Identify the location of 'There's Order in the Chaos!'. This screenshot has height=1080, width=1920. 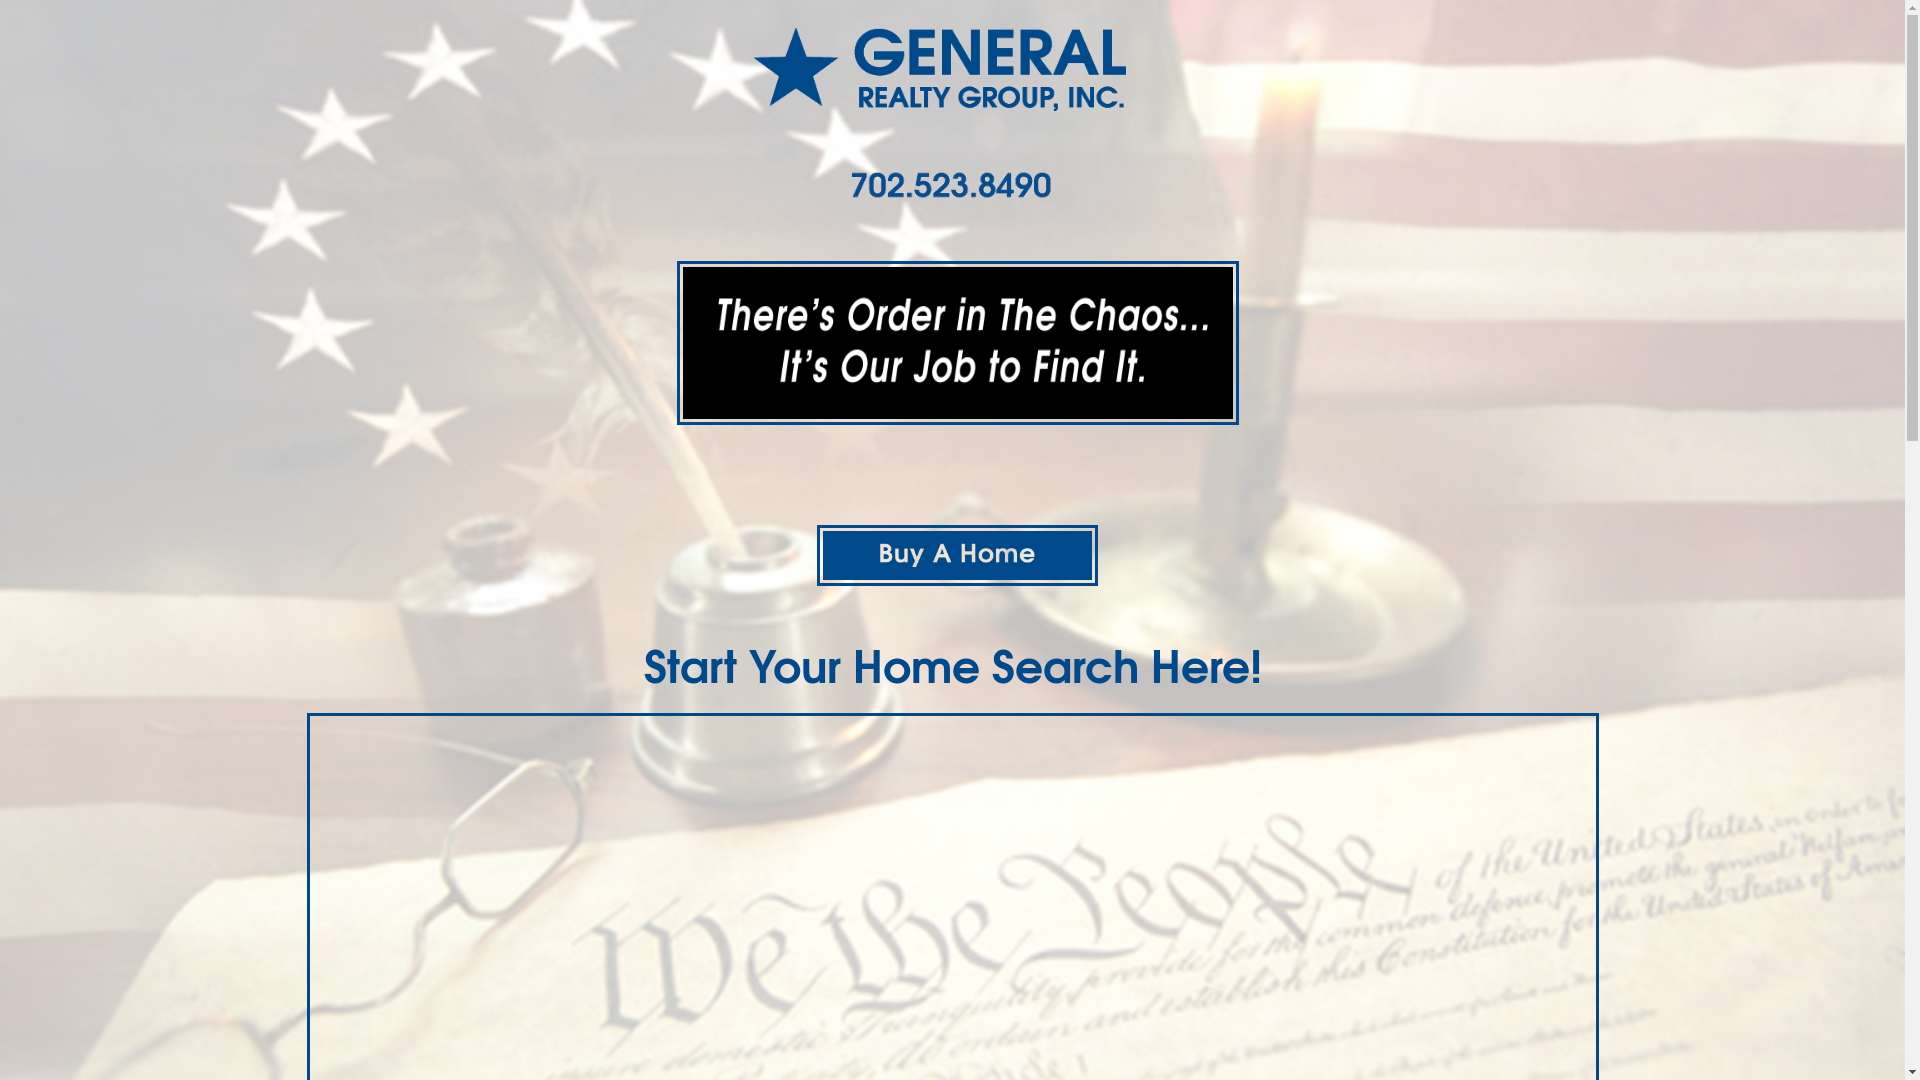
(955, 342).